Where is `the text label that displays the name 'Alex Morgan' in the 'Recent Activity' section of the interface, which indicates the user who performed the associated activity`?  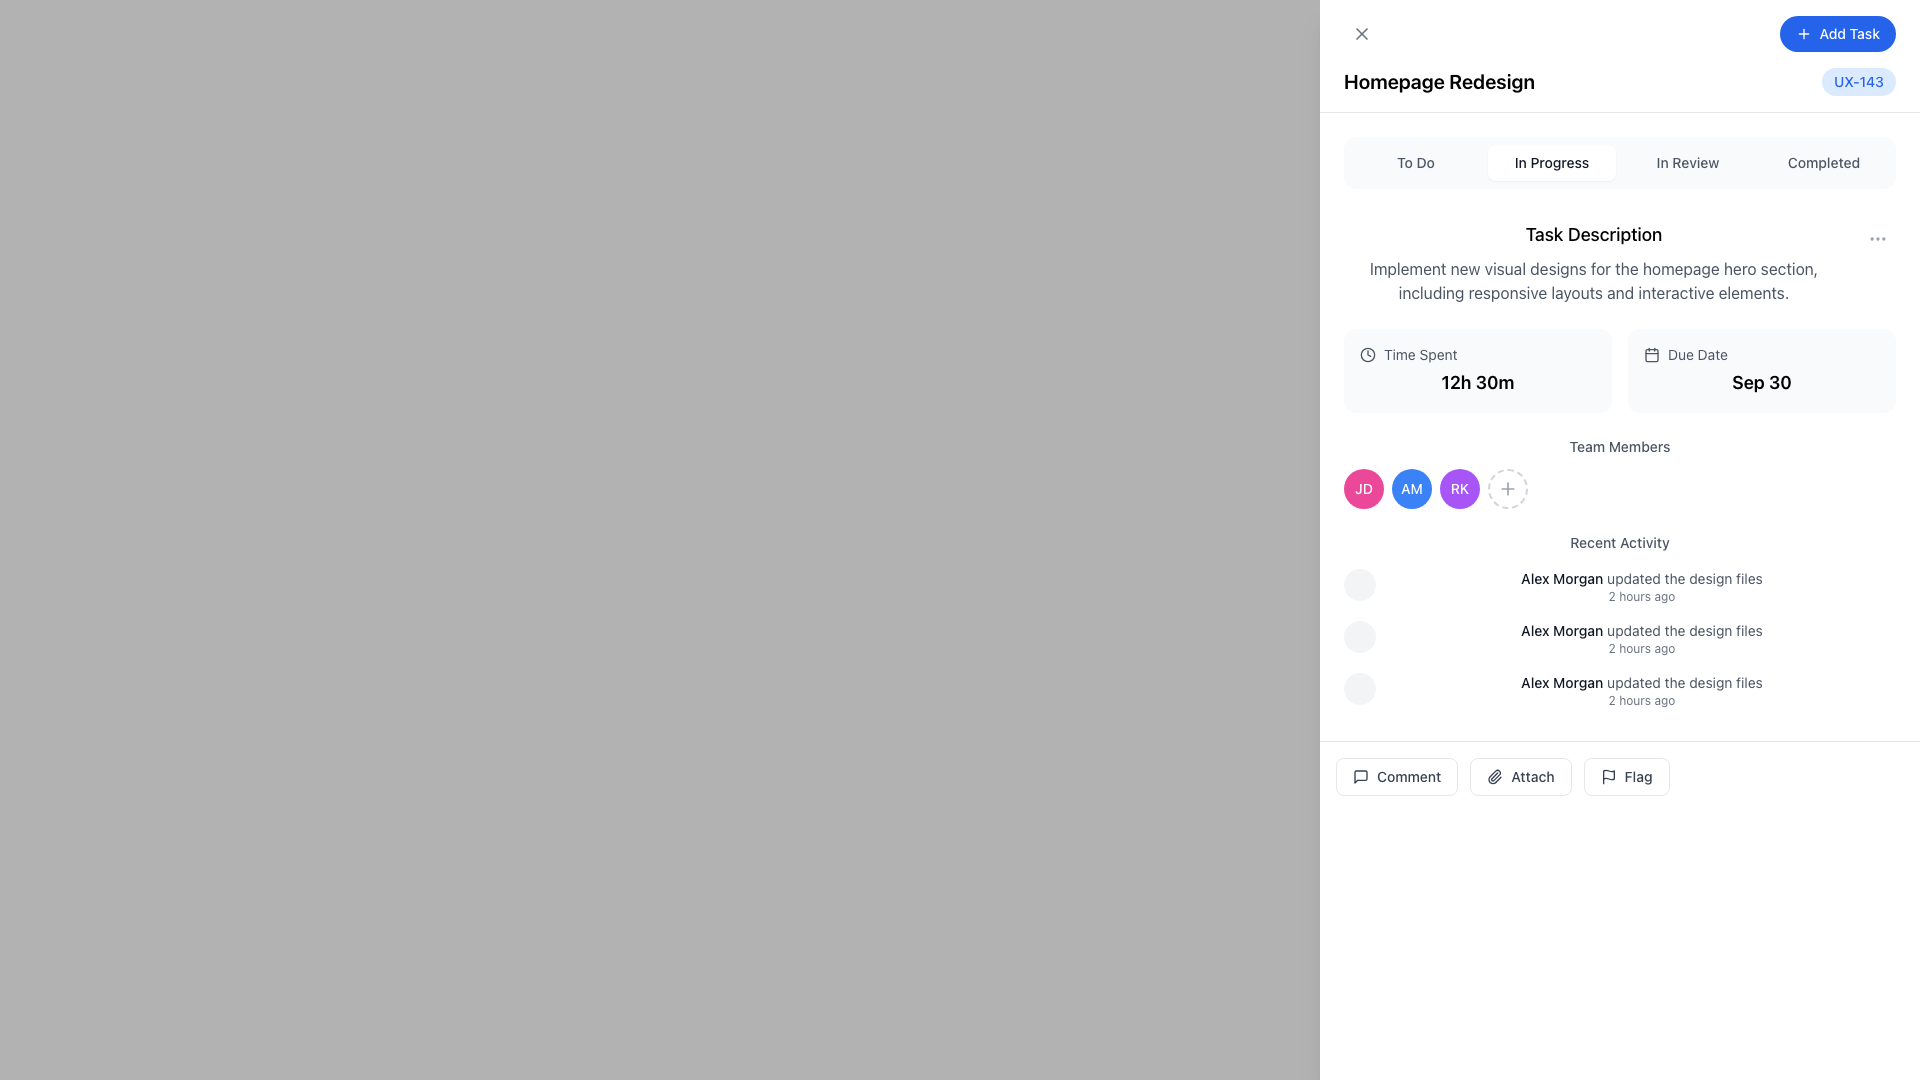 the text label that displays the name 'Alex Morgan' in the 'Recent Activity' section of the interface, which indicates the user who performed the associated activity is located at coordinates (1561, 681).